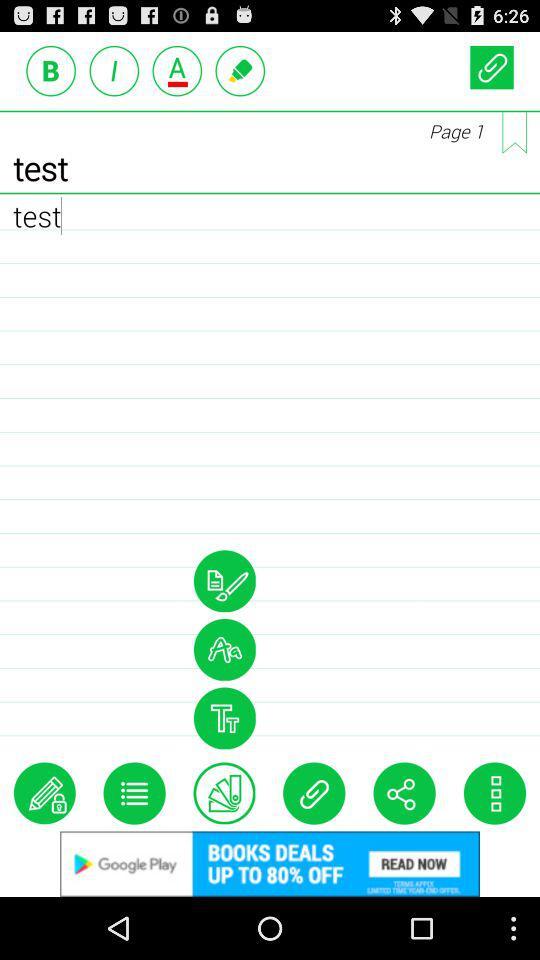 The height and width of the screenshot is (960, 540). Describe the element at coordinates (493, 793) in the screenshot. I see `see more options` at that location.